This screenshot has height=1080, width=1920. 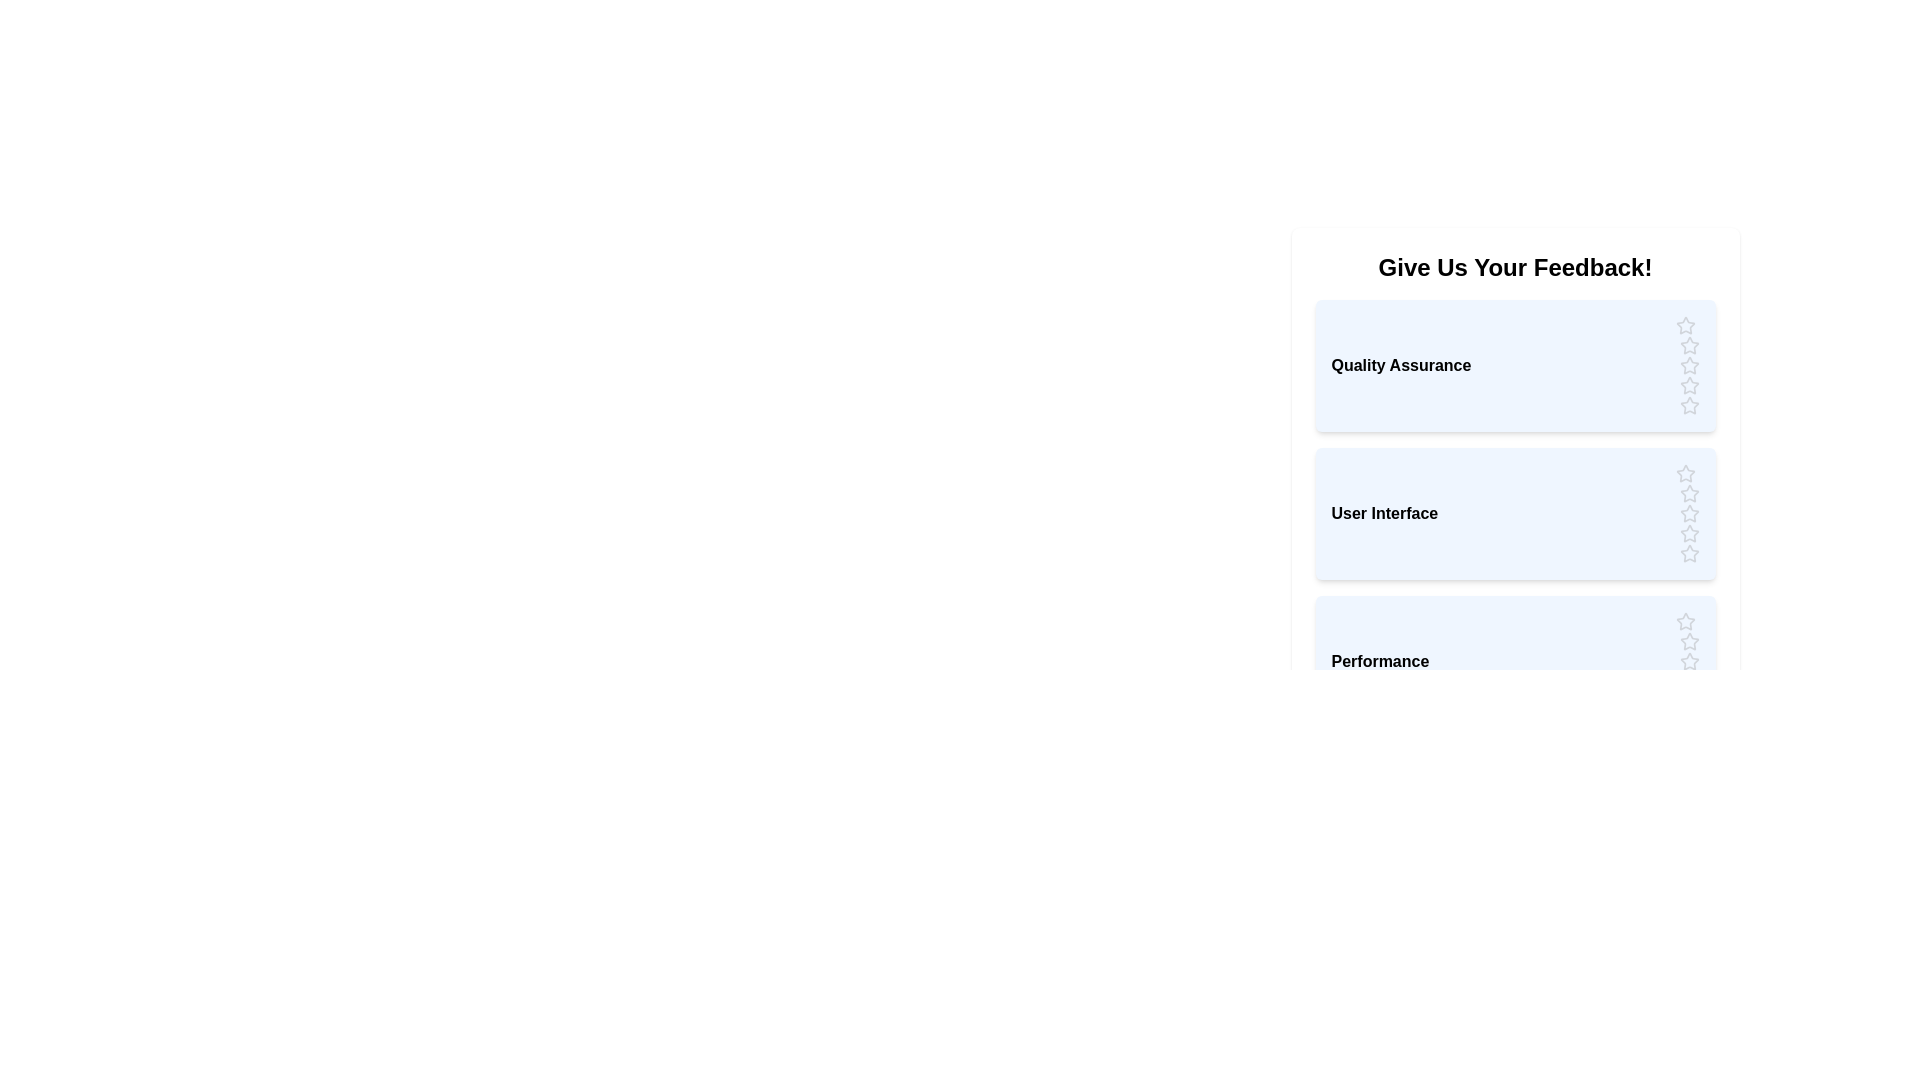 I want to click on the rating for the category 'Quality Assurance' to 5 stars, so click(x=1688, y=405).